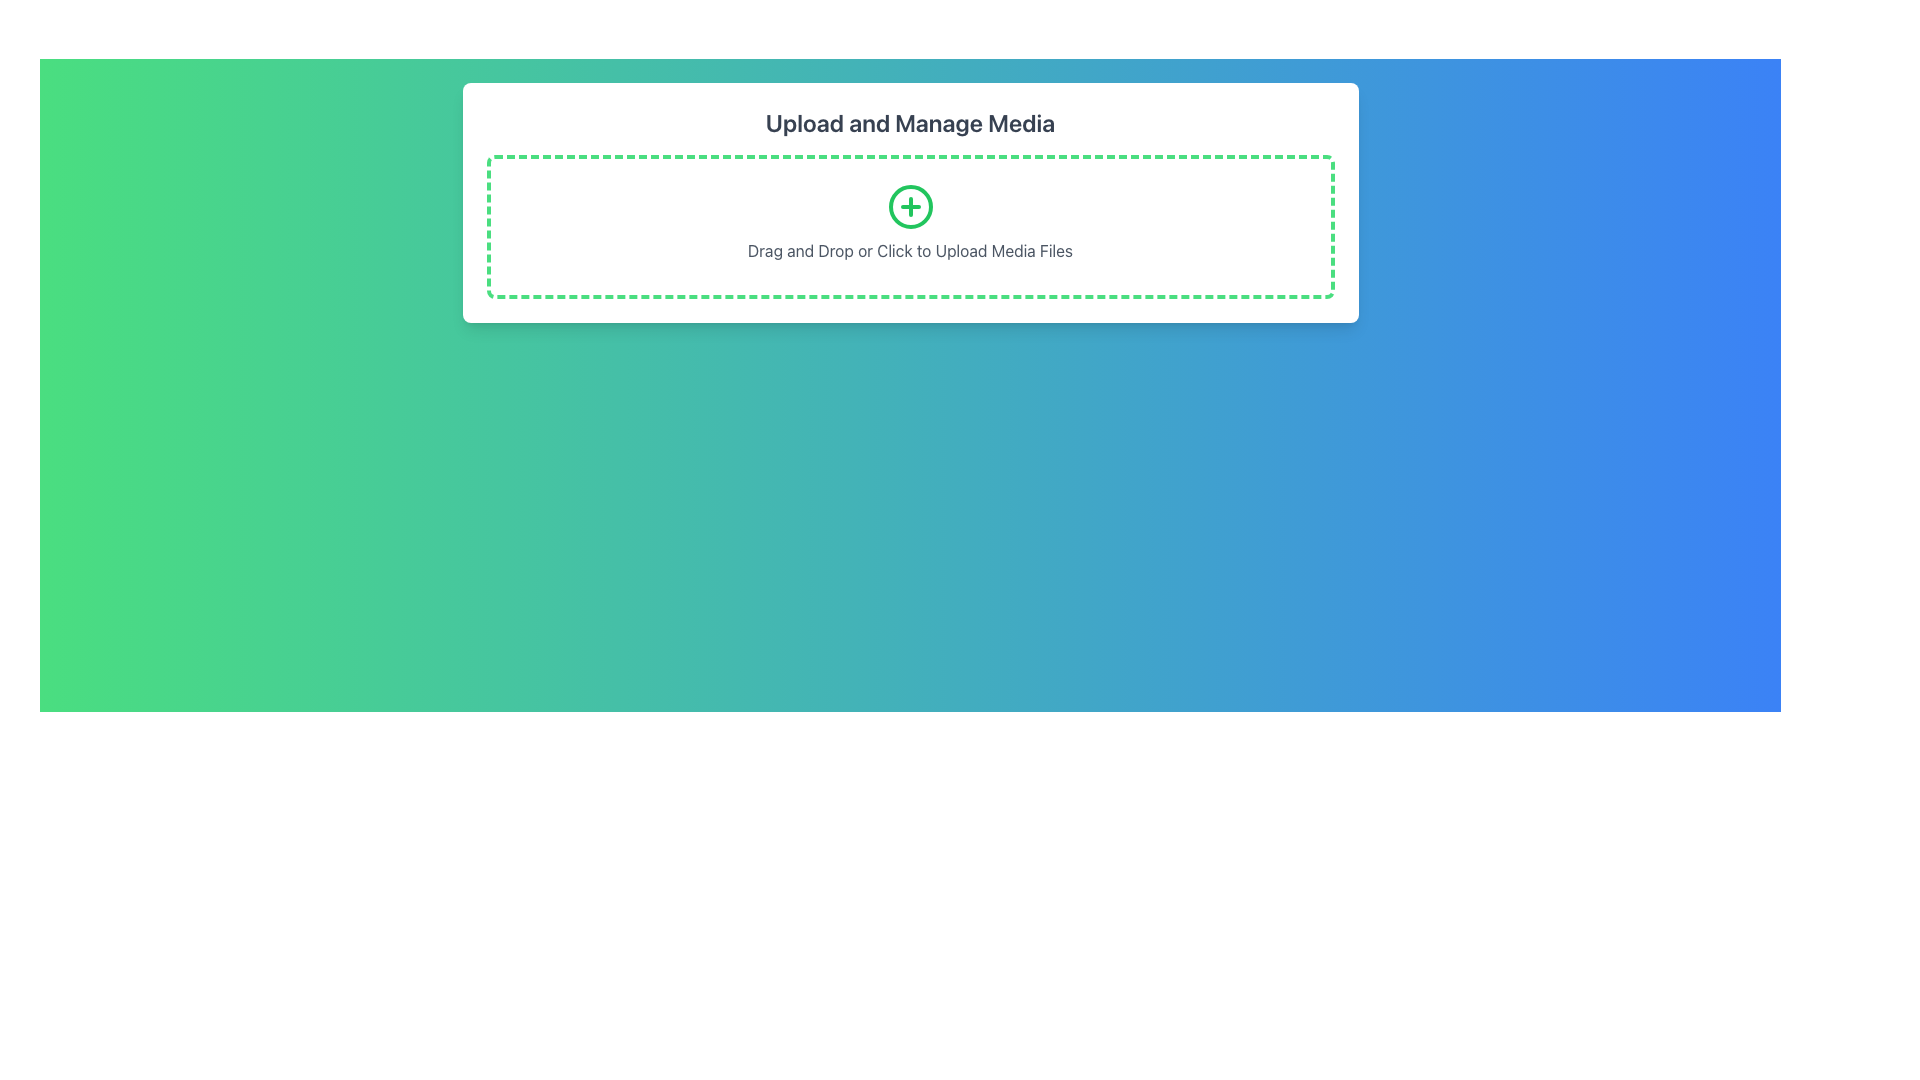  Describe the element at coordinates (909, 226) in the screenshot. I see `files into the File Upload Area located below the 'Upload and Manage Media' text` at that location.